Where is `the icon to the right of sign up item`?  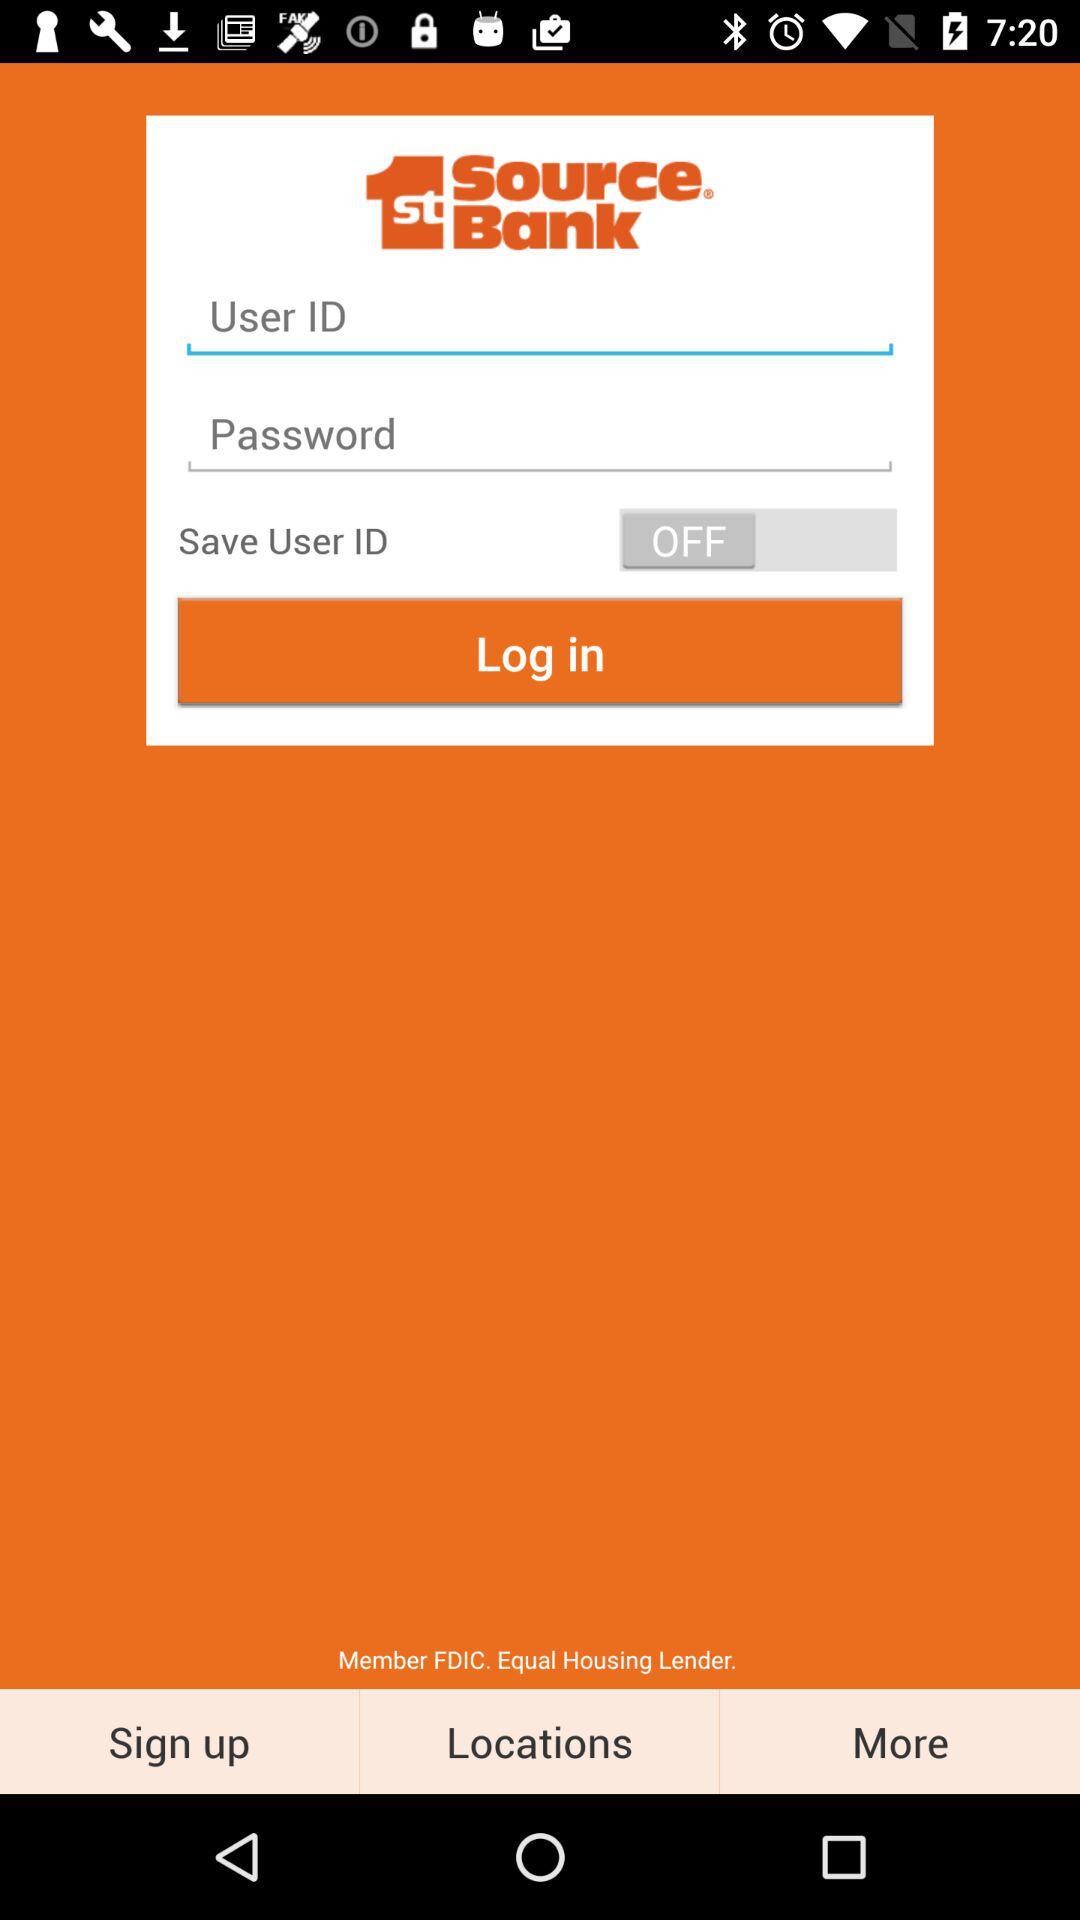 the icon to the right of sign up item is located at coordinates (538, 1740).